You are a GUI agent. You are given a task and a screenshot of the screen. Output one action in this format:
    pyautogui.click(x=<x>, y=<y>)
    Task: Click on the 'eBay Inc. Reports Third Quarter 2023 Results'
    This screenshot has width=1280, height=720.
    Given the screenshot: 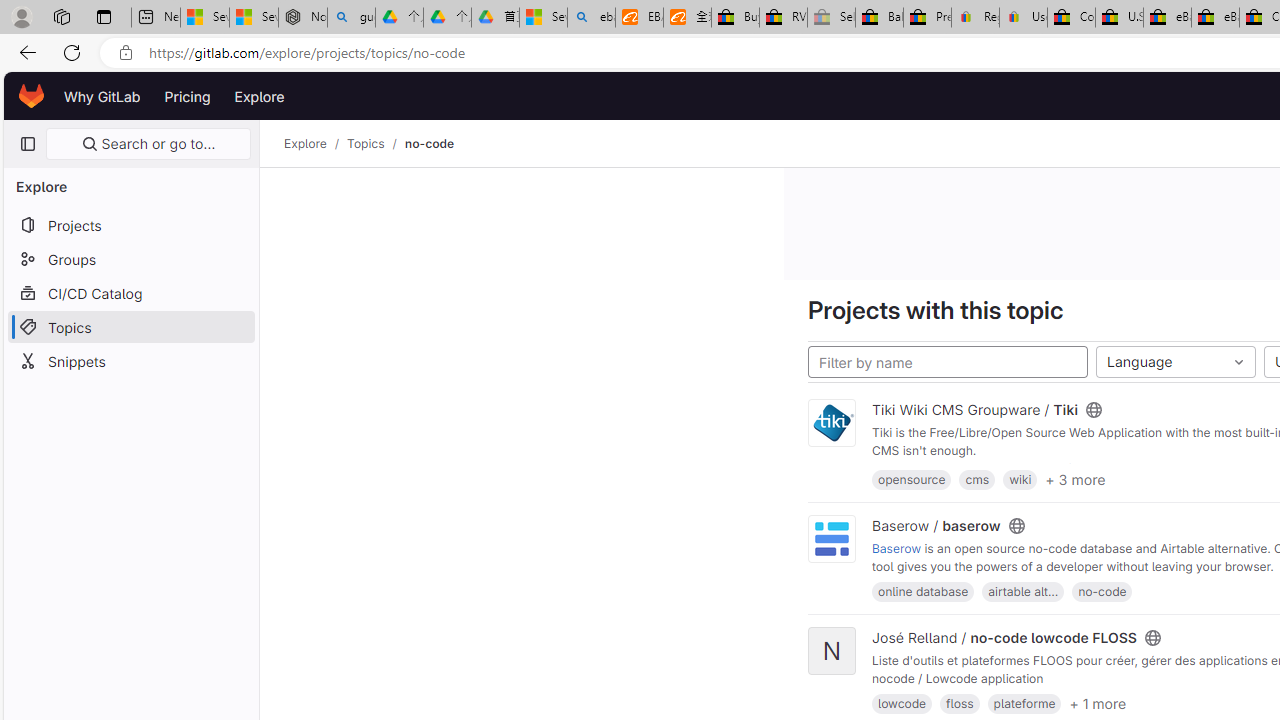 What is the action you would take?
    pyautogui.click(x=1214, y=17)
    